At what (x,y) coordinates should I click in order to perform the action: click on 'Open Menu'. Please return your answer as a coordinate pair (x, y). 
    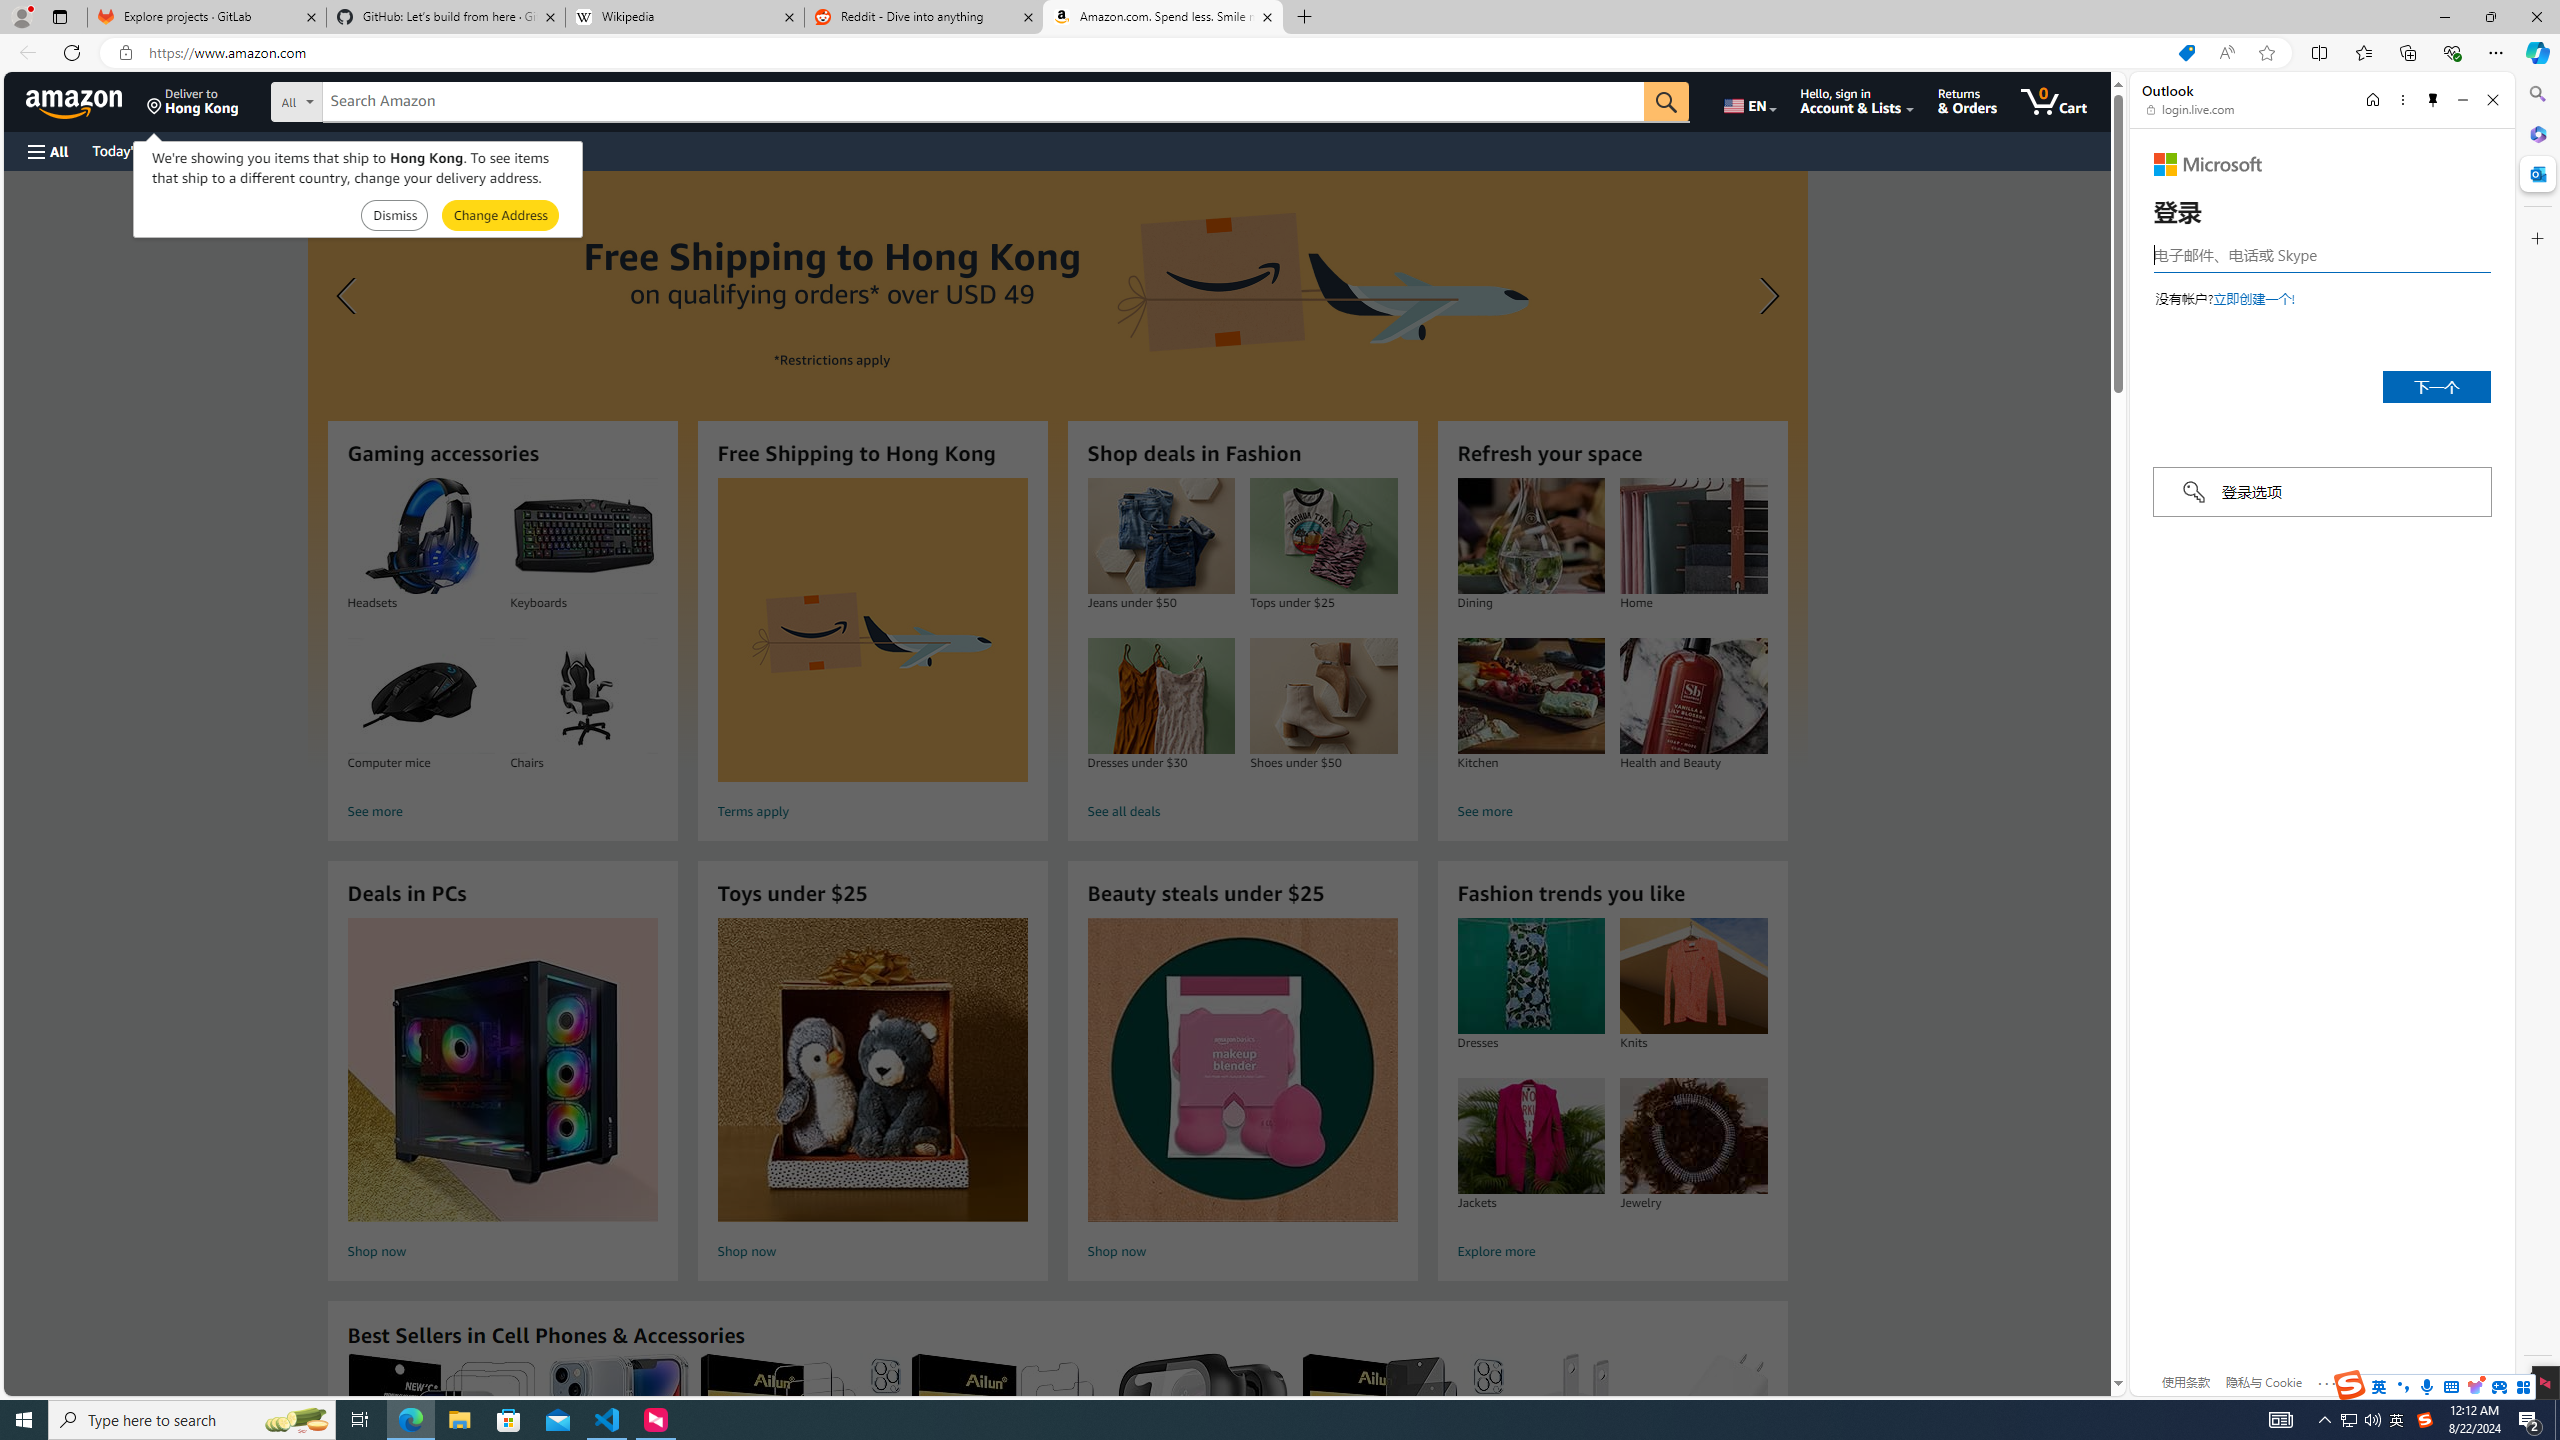
    Looking at the image, I should click on (46, 150).